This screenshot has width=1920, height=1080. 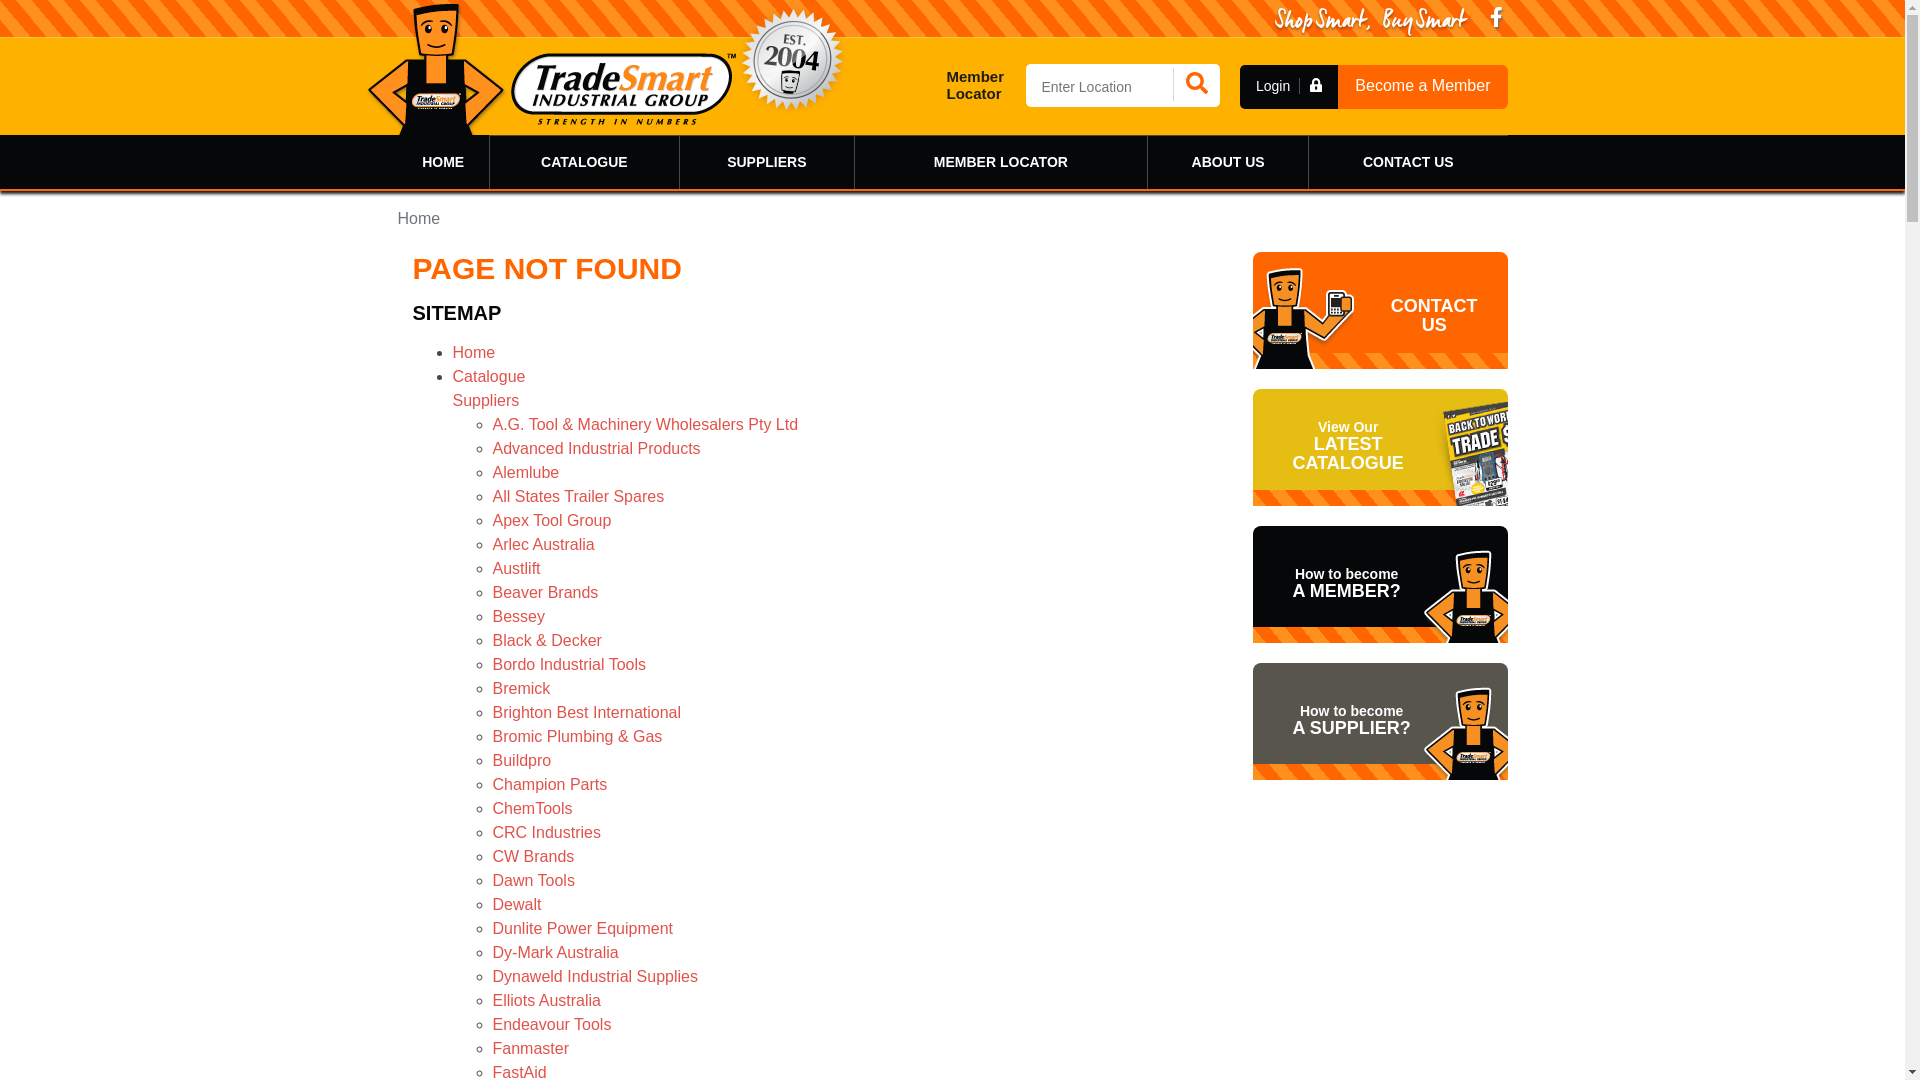 What do you see at coordinates (1147, 161) in the screenshot?
I see `'ABOUT US'` at bounding box center [1147, 161].